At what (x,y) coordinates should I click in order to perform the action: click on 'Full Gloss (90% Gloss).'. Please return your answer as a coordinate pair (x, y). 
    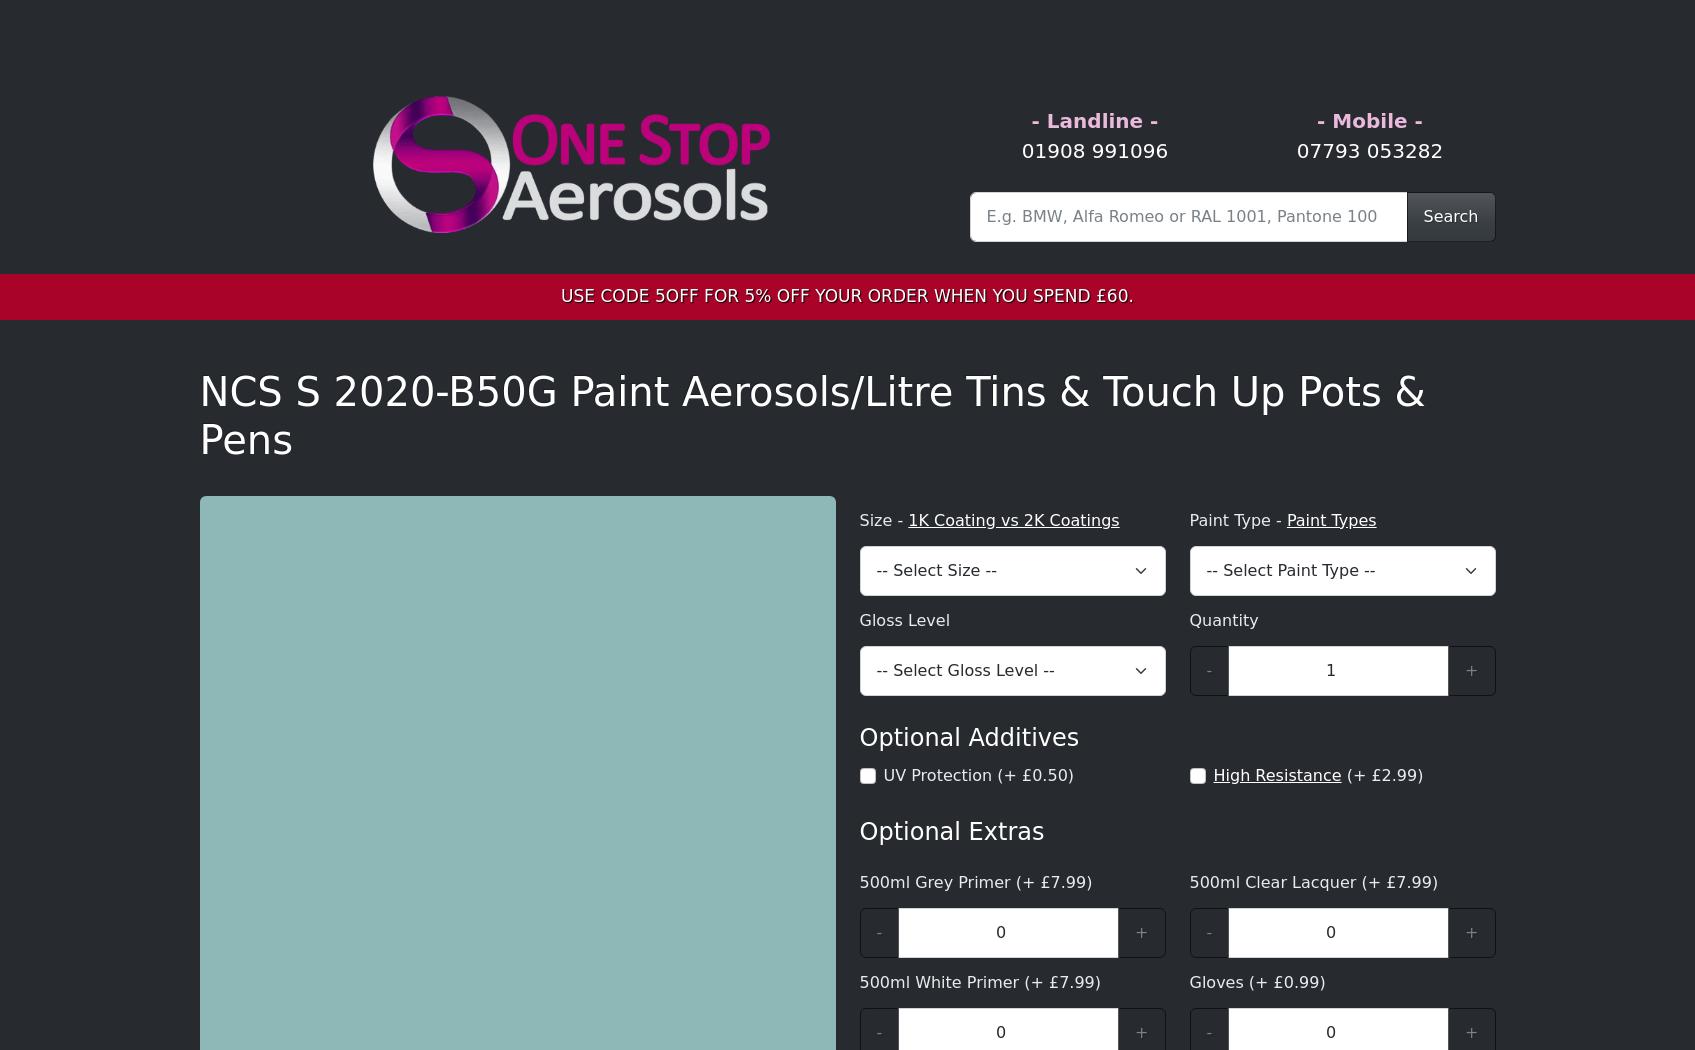
    Looking at the image, I should click on (1130, 589).